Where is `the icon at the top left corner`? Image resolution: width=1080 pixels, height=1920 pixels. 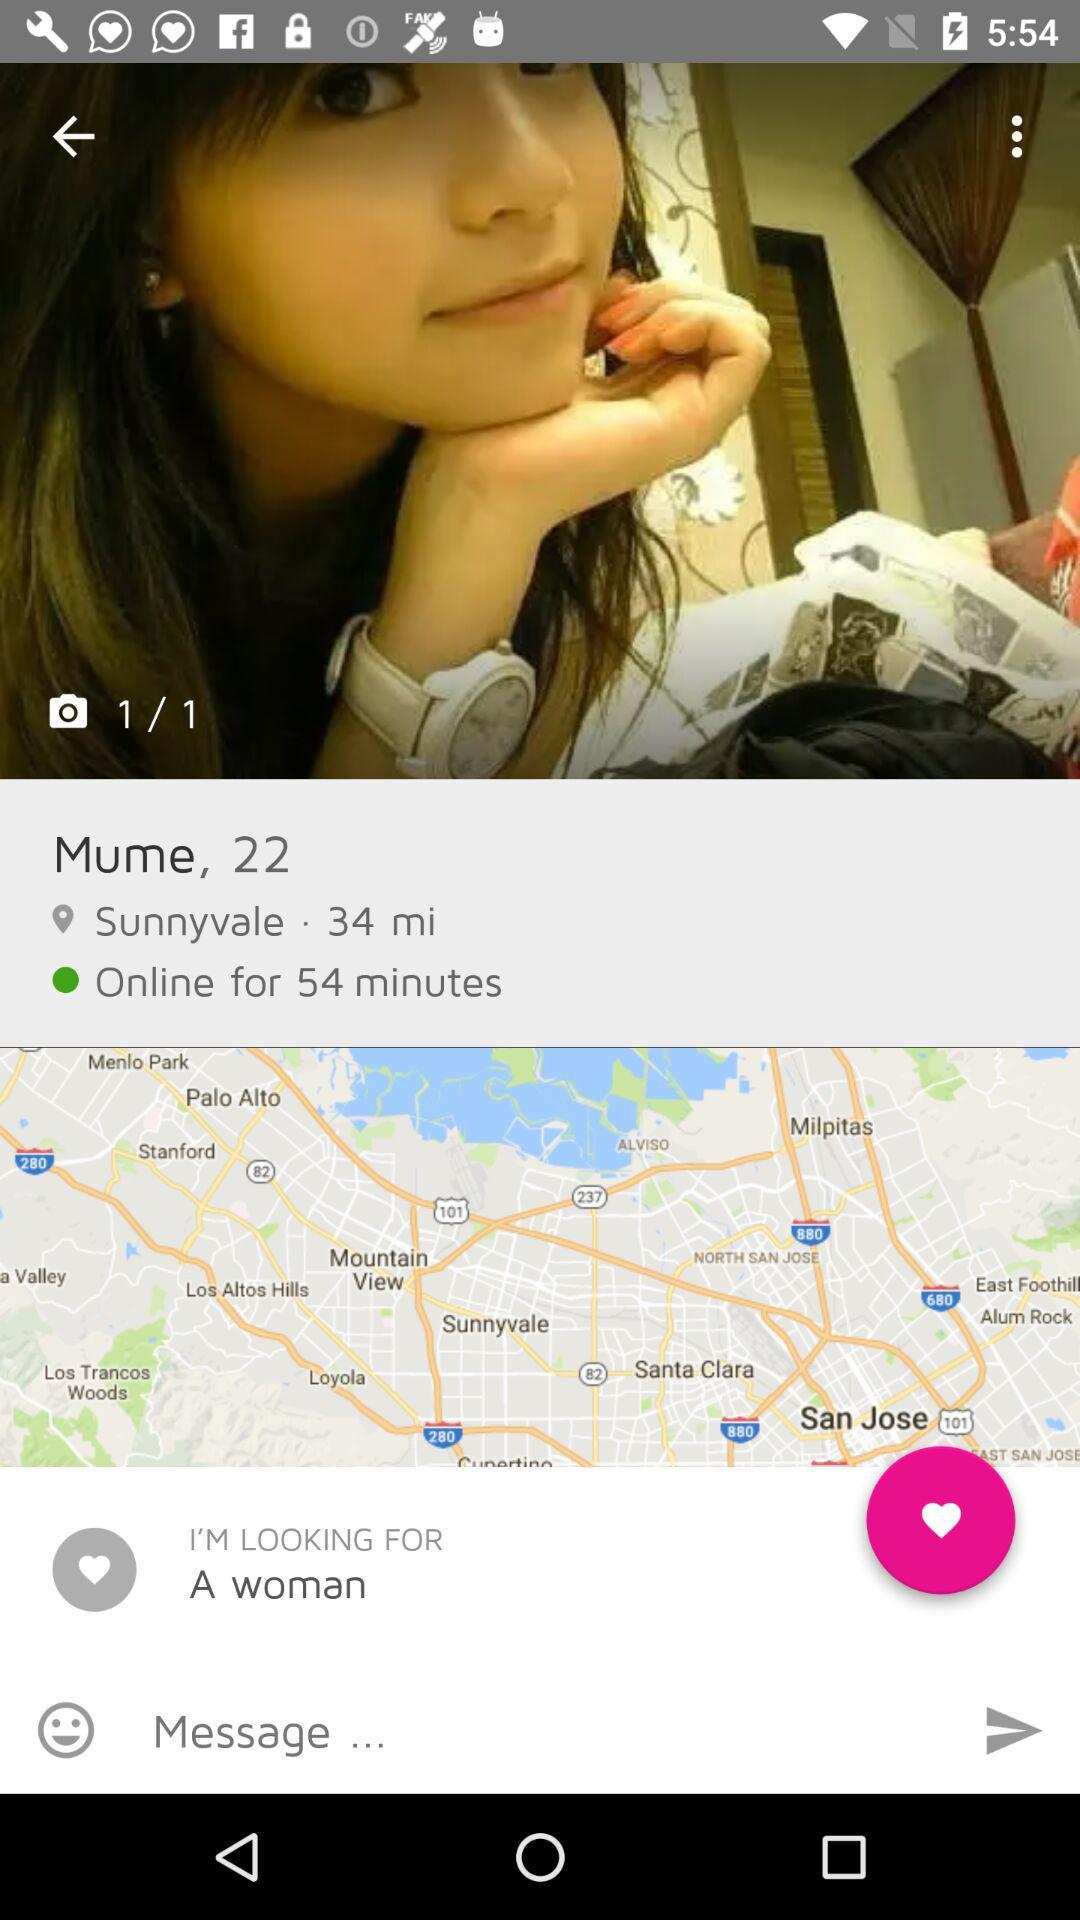
the icon at the top left corner is located at coordinates (72, 135).